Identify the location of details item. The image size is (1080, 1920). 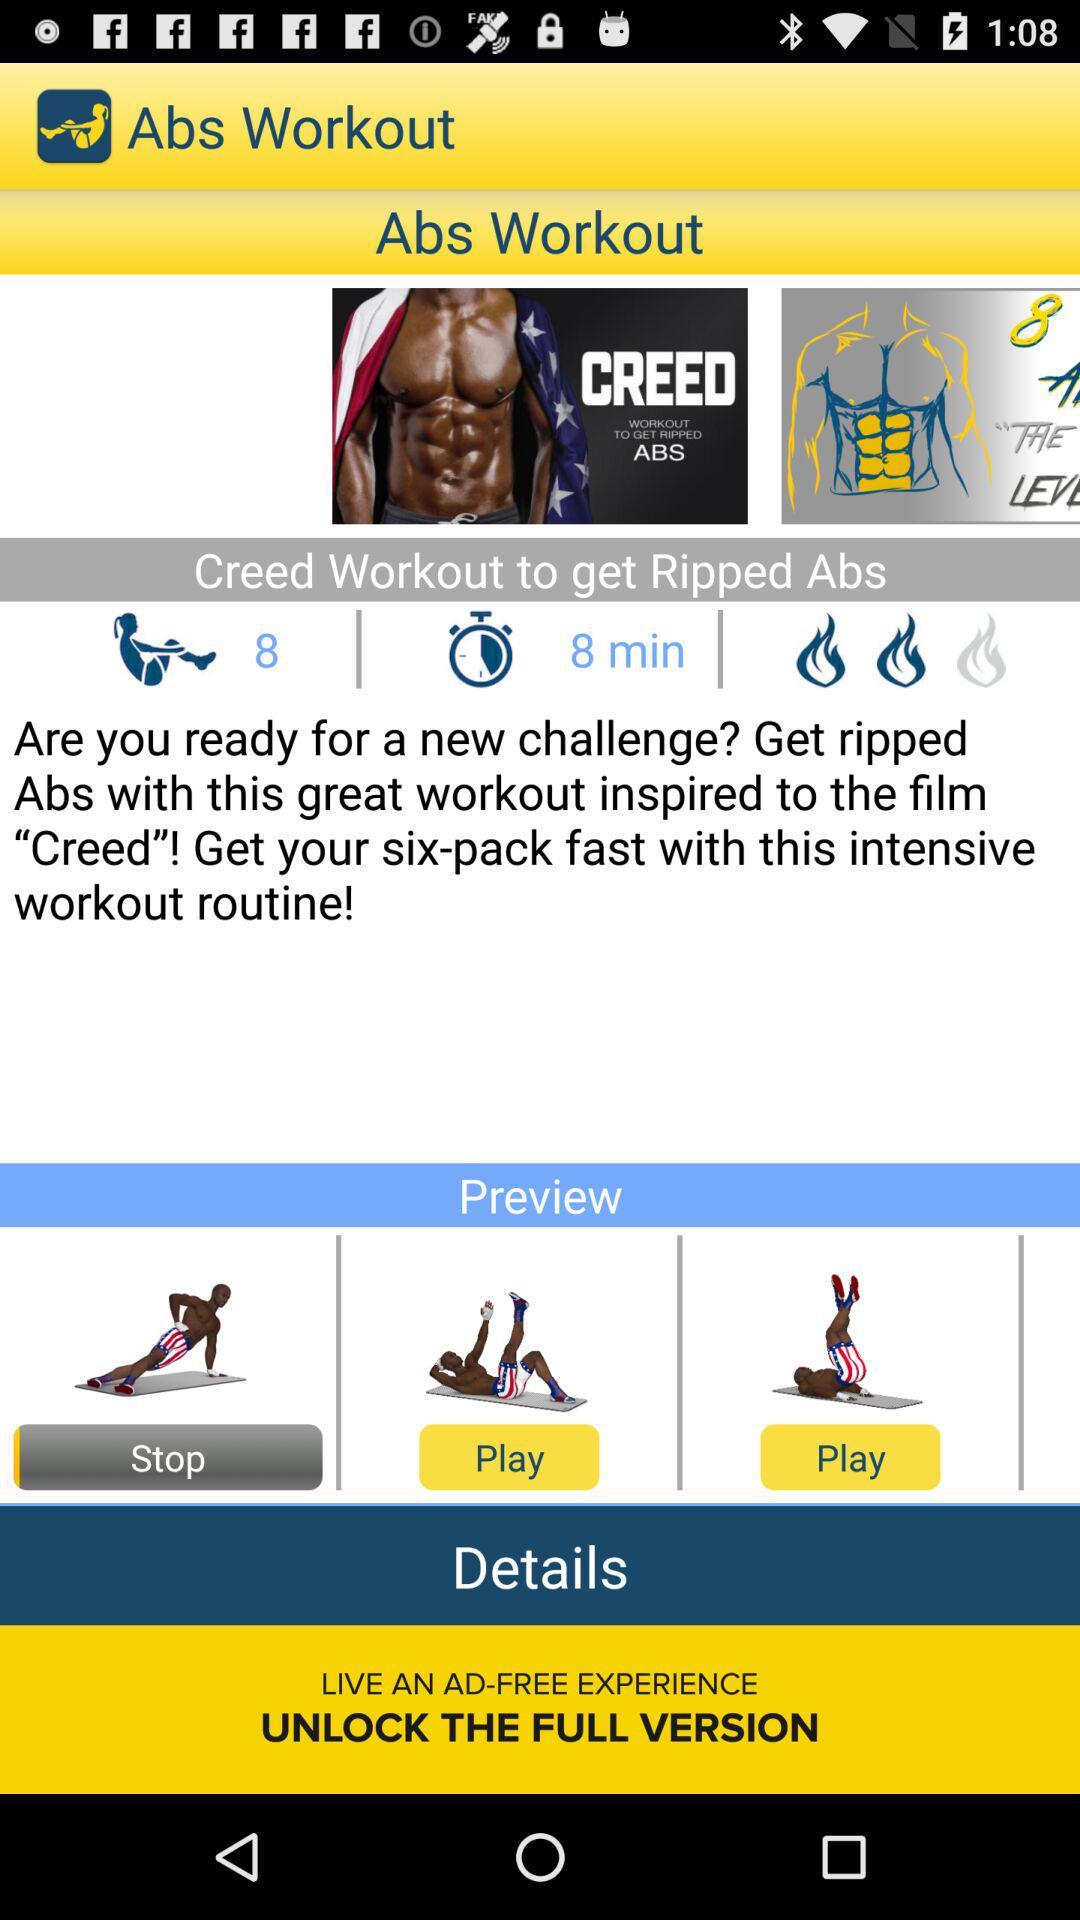
(540, 1564).